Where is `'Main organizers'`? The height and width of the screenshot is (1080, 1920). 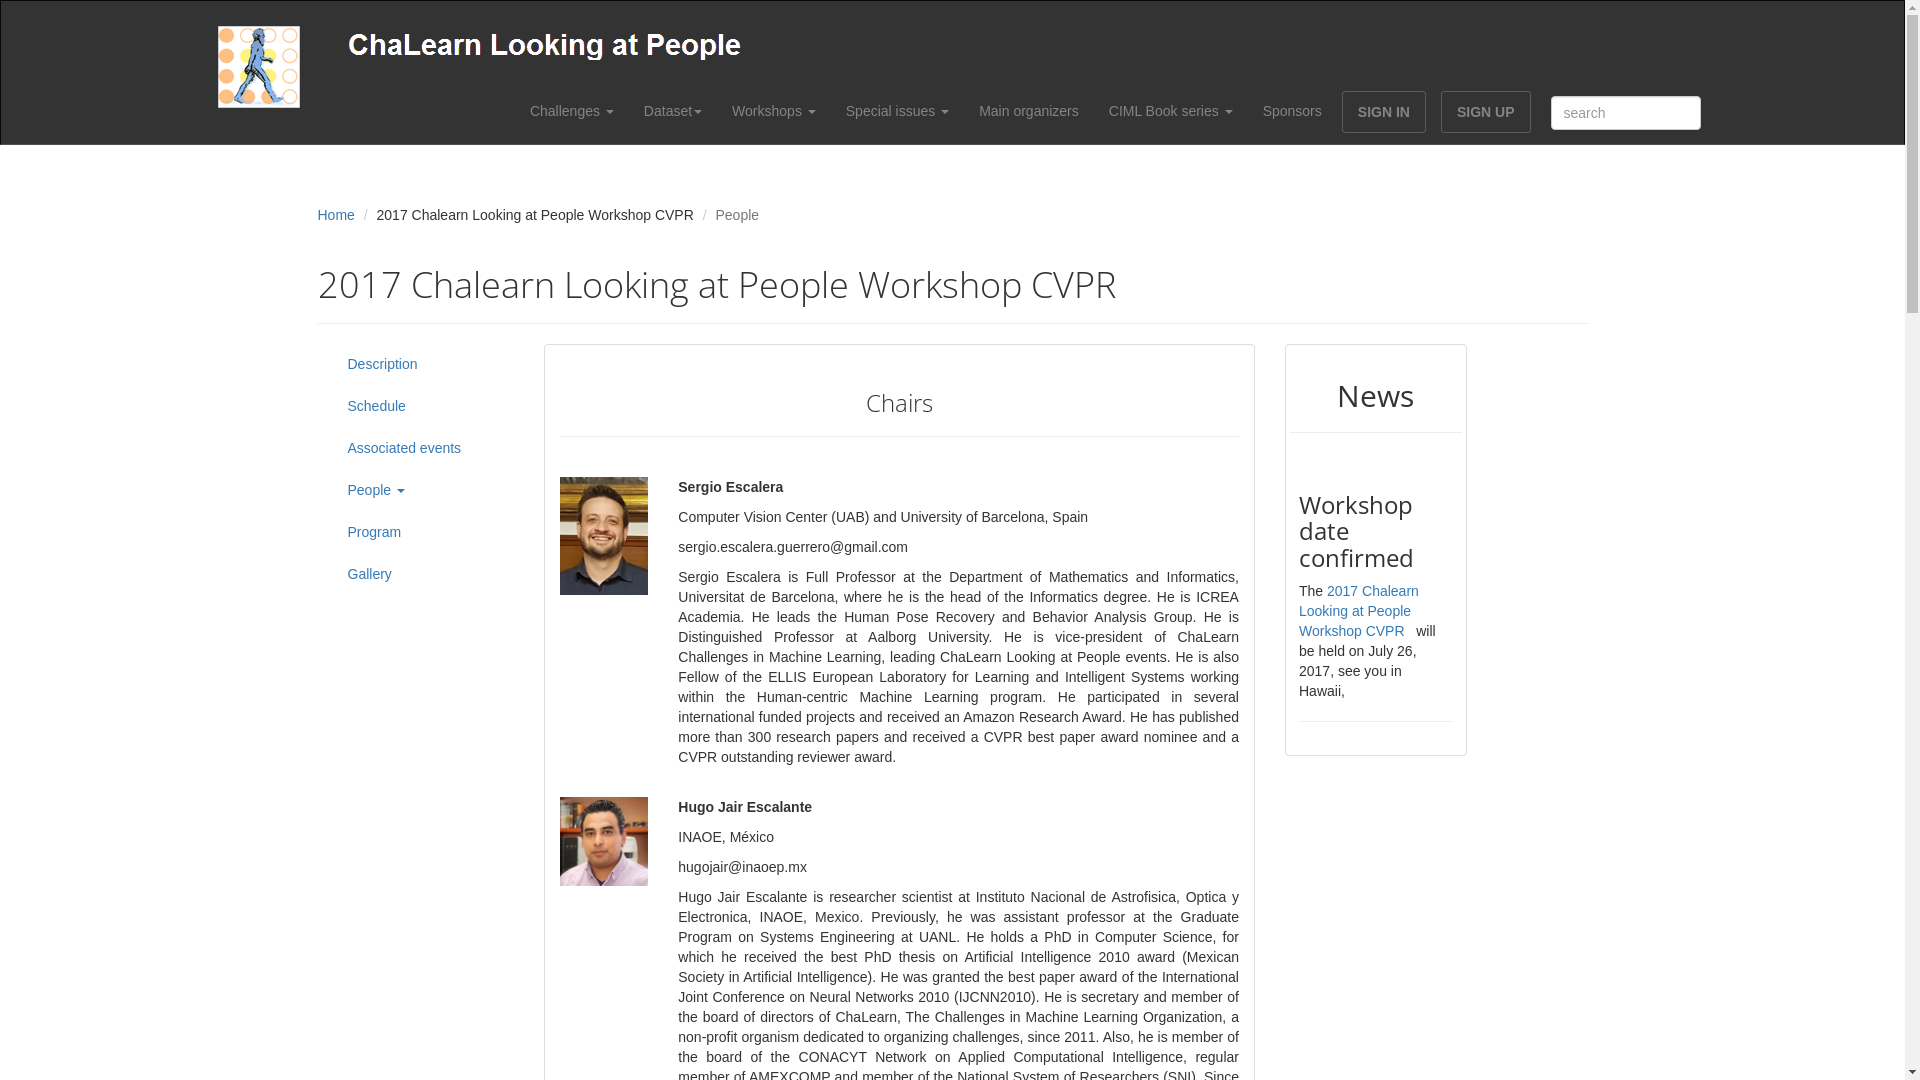 'Main organizers' is located at coordinates (1028, 111).